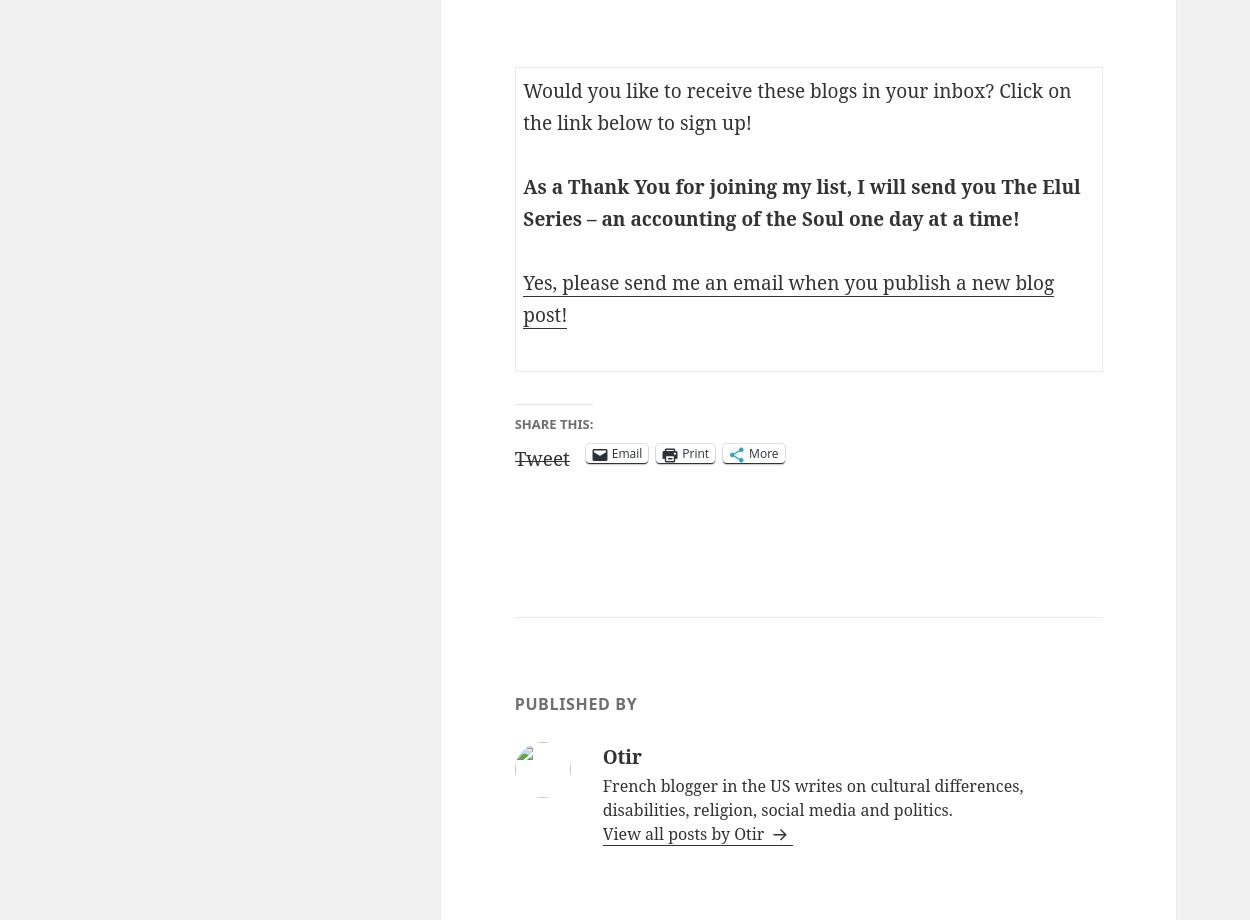 This screenshot has width=1250, height=920. What do you see at coordinates (812, 798) in the screenshot?
I see `'French blogger in the US writes on cultural differences, disabilities, religion, social media and politics.'` at bounding box center [812, 798].